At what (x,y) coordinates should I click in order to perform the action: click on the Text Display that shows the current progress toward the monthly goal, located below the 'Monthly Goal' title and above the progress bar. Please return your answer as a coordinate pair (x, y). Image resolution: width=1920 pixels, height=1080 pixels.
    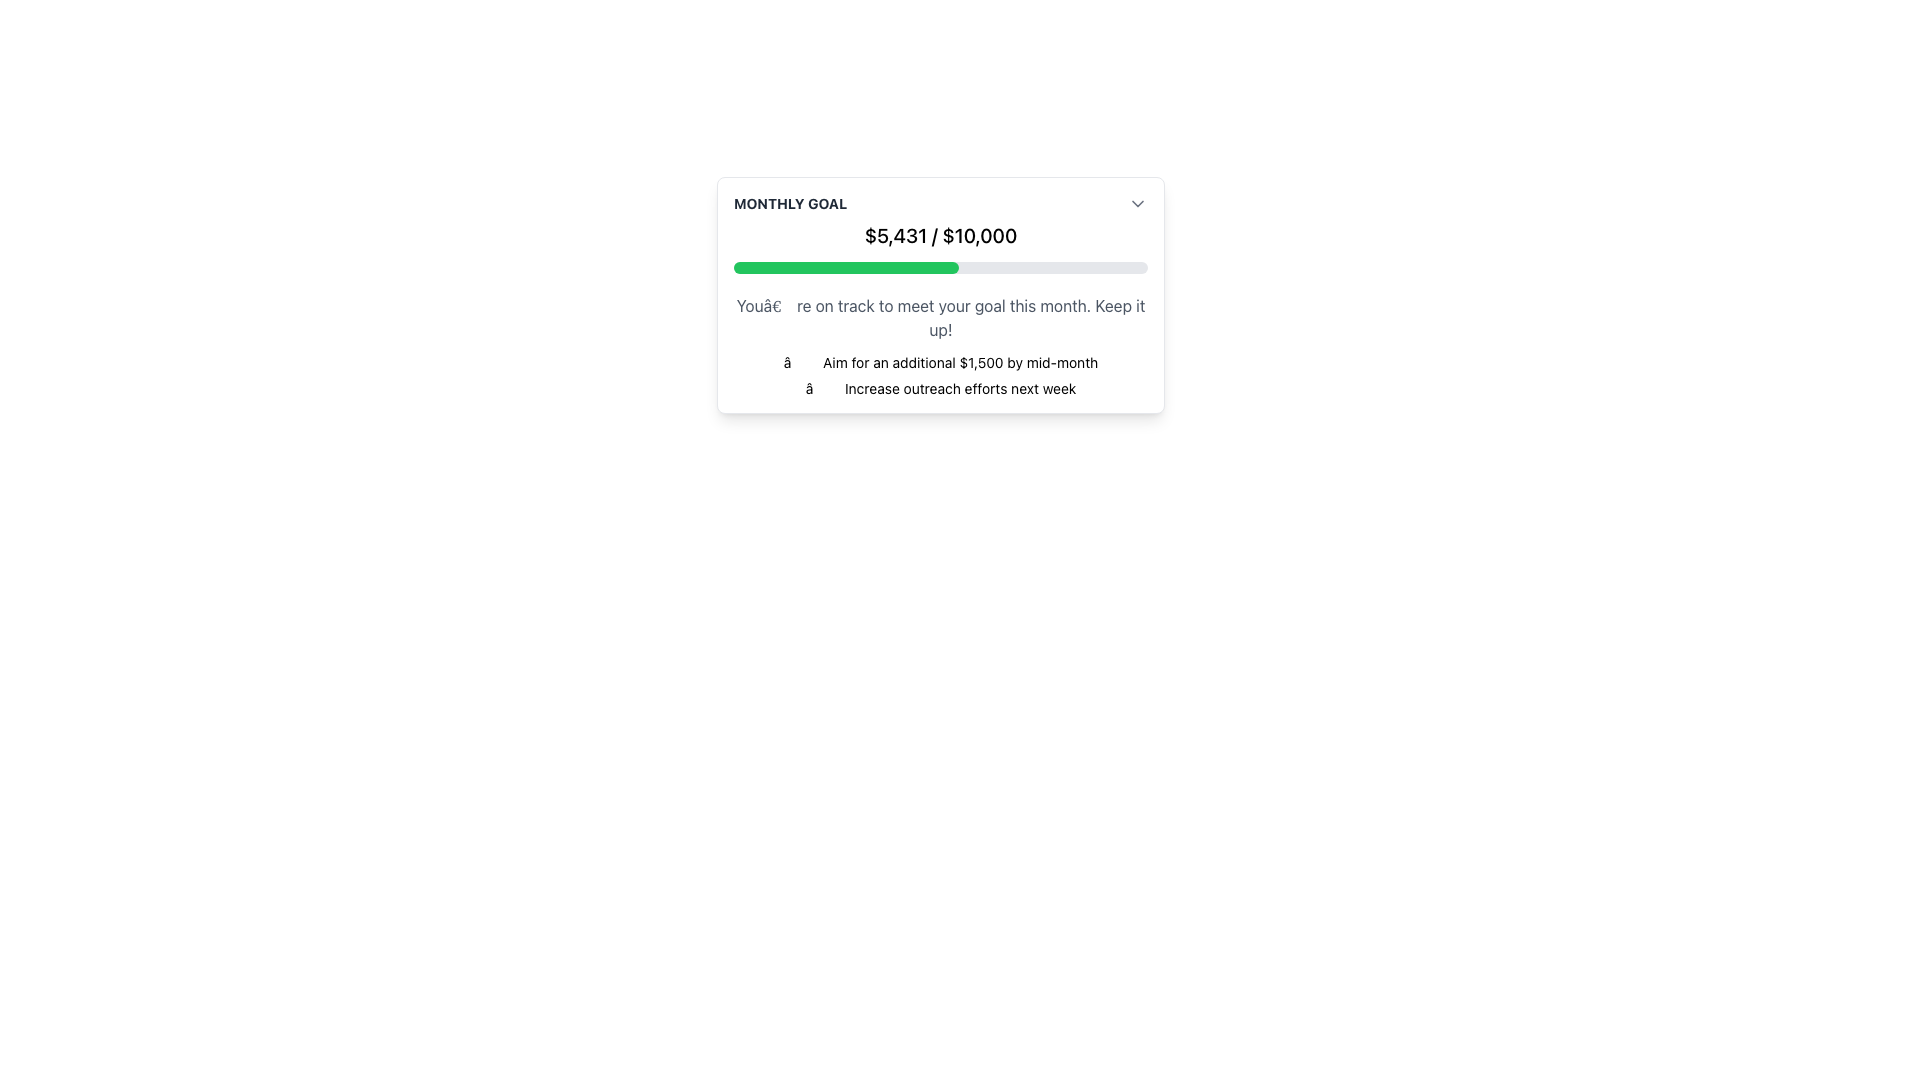
    Looking at the image, I should click on (939, 234).